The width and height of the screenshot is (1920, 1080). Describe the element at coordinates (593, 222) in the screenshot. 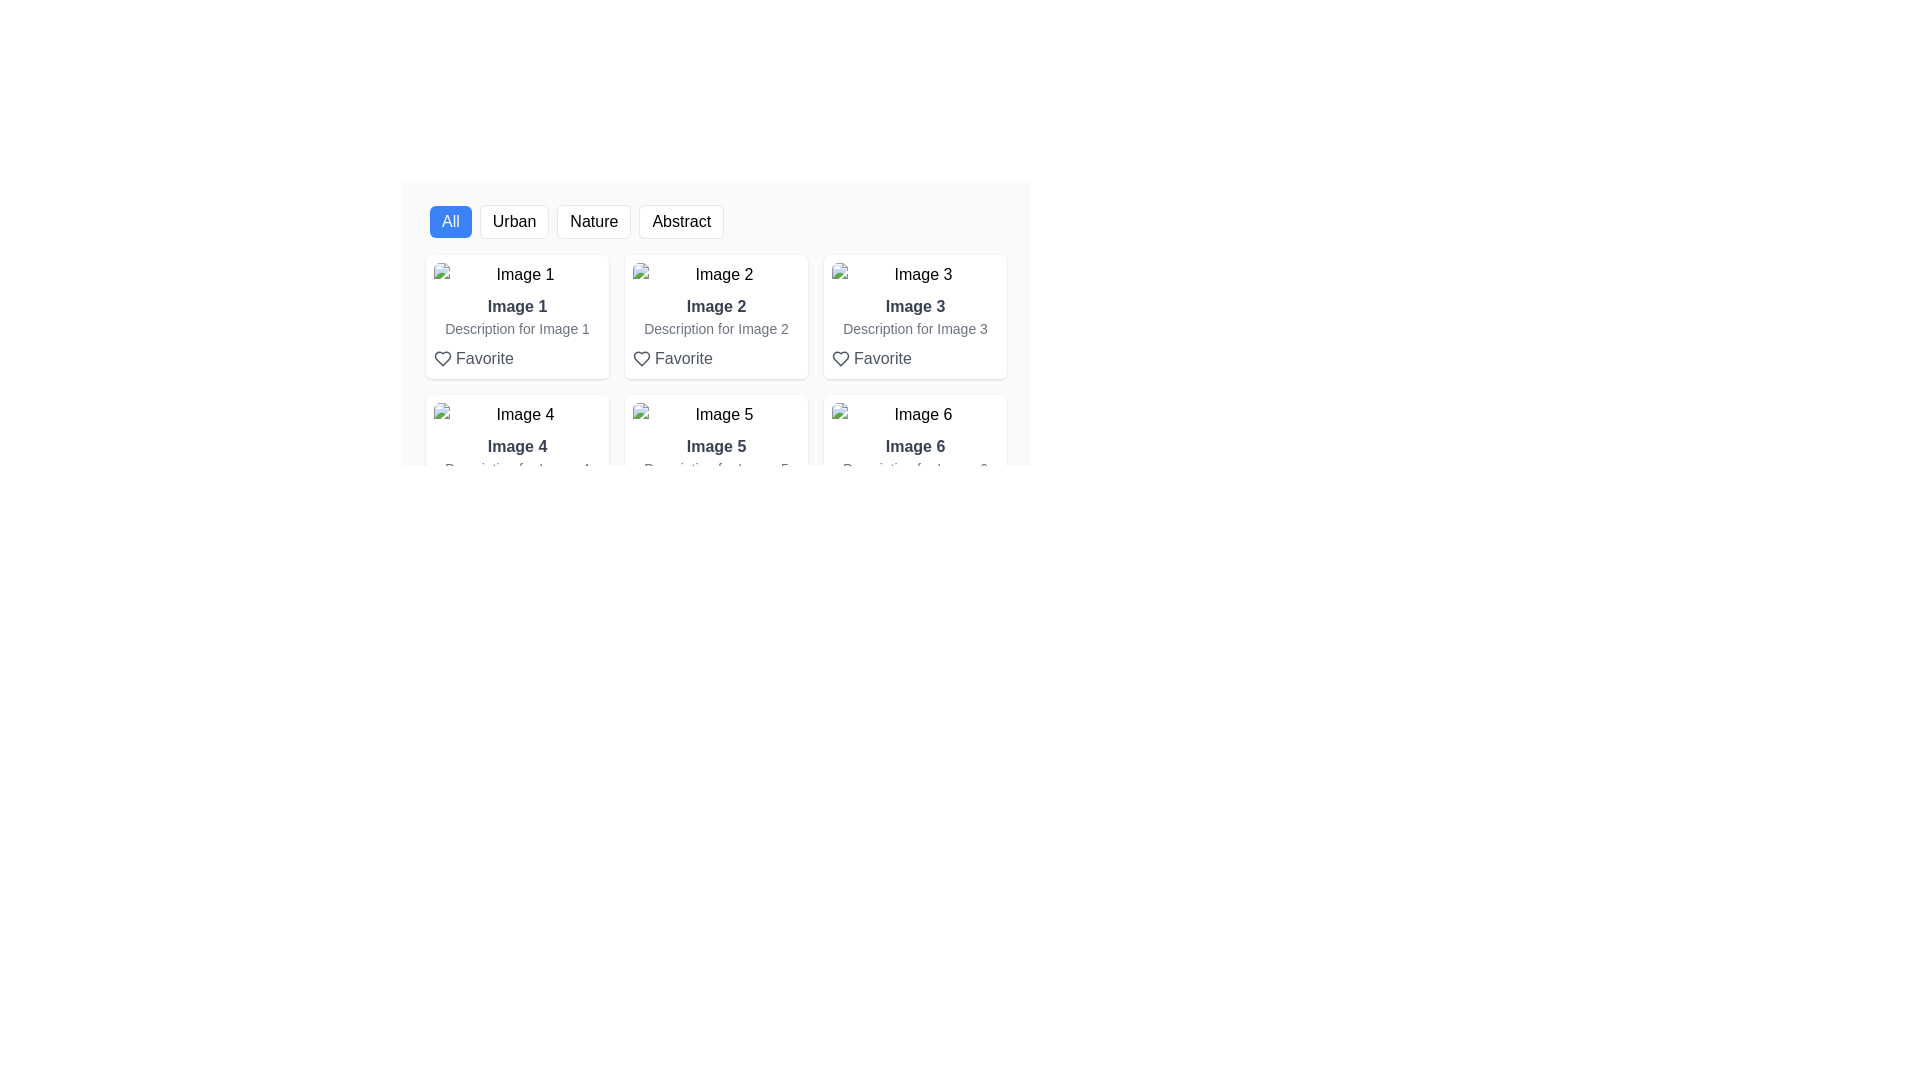

I see `the 'Nature' button, which is a rectangular button with a white background and black text, positioned between the 'Urban' and 'Abstract' buttons in a horizontal row` at that location.